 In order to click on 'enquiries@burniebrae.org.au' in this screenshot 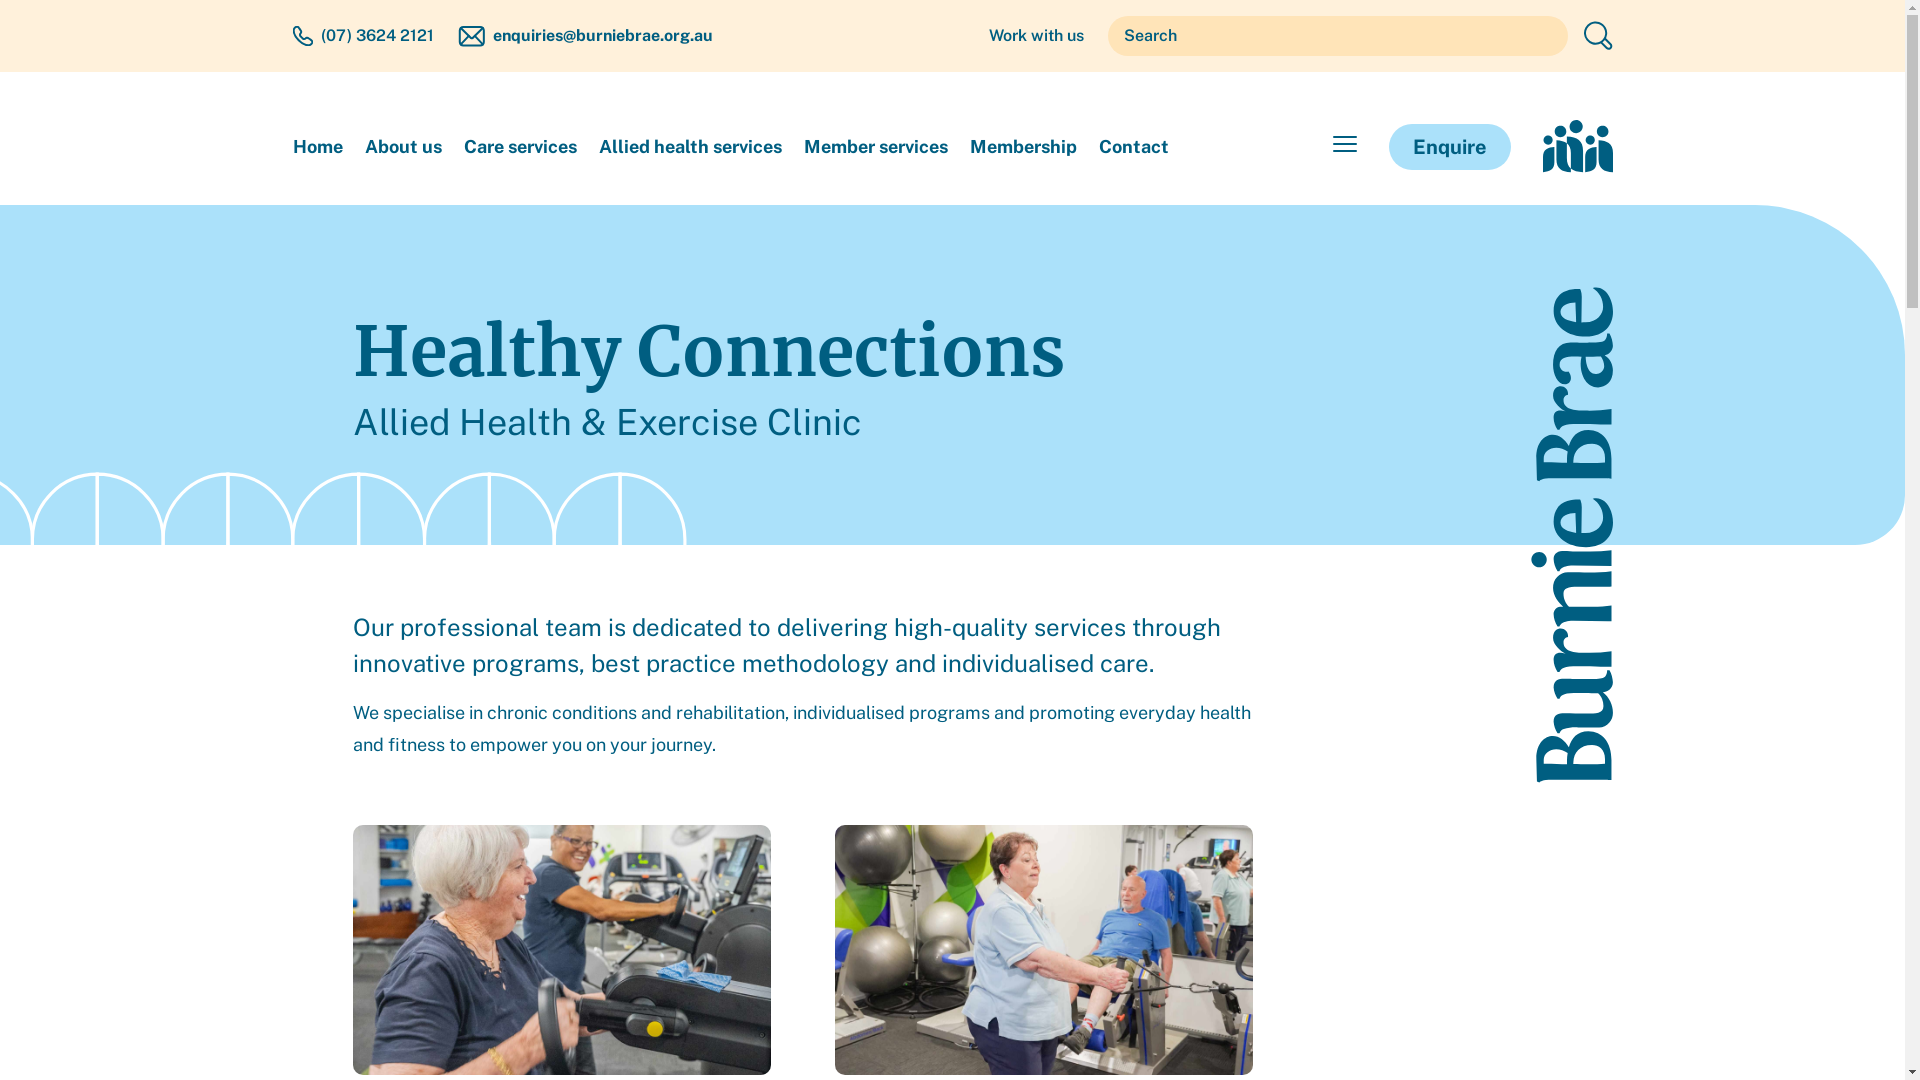, I will do `click(491, 35)`.